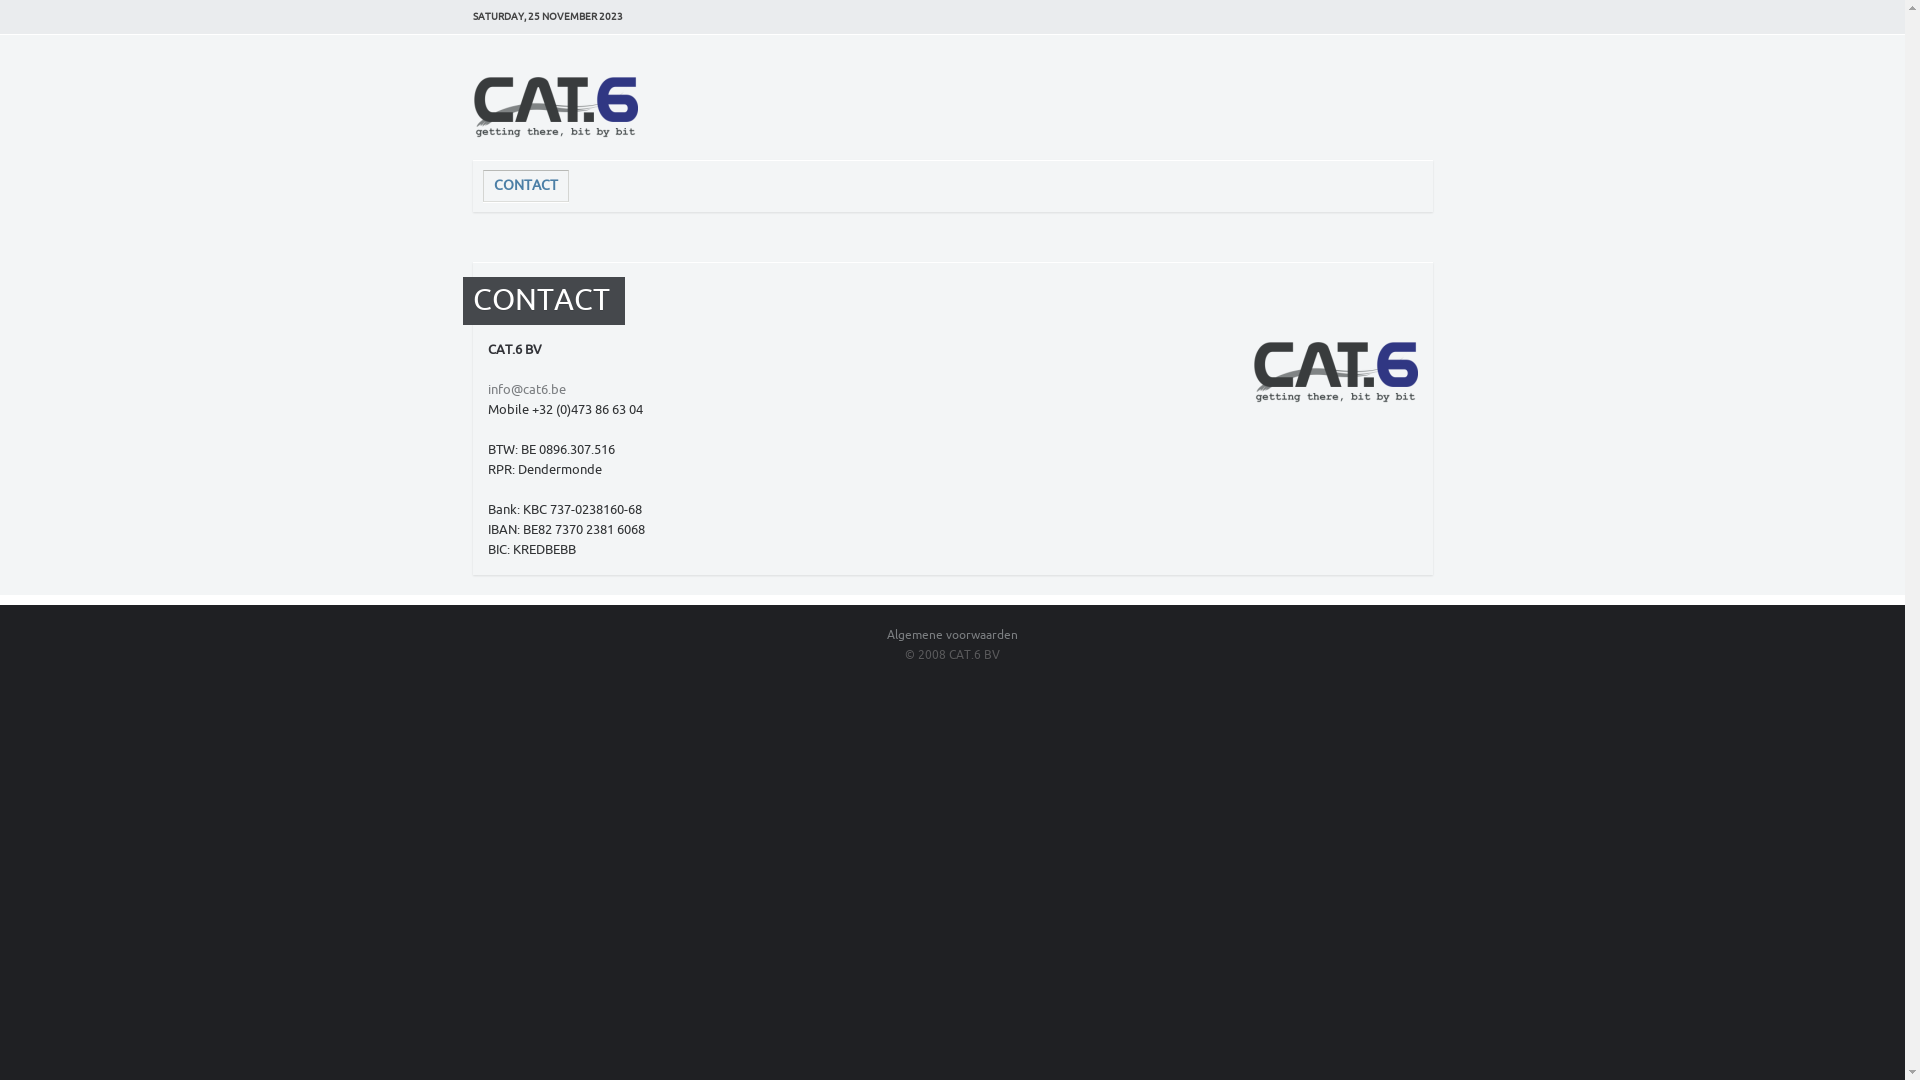 This screenshot has height=1080, width=1920. Describe the element at coordinates (886, 635) in the screenshot. I see `'Algemene voorwaarden'` at that location.